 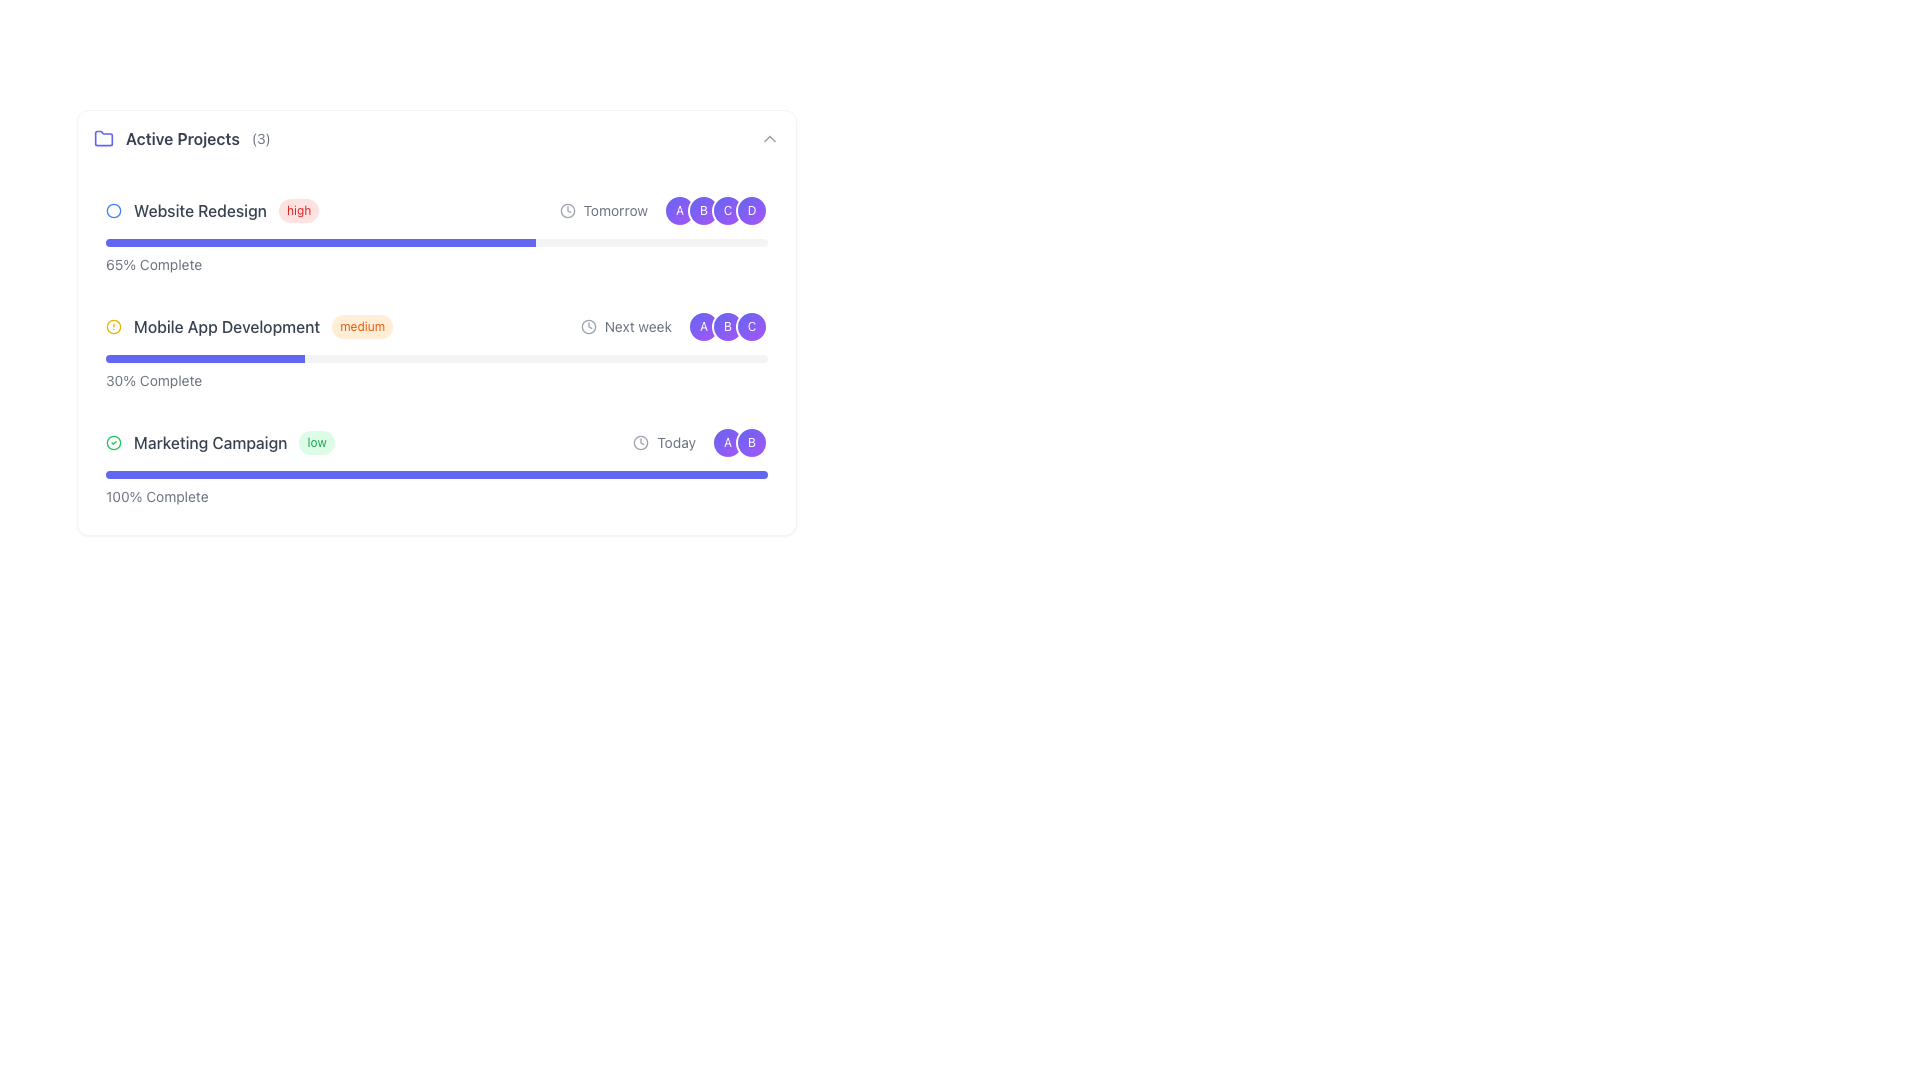 What do you see at coordinates (435, 242) in the screenshot?
I see `the progress visually by focusing on the progress bar aligned with the 'Website Redesign' row, which indicates the completion status of 65%` at bounding box center [435, 242].